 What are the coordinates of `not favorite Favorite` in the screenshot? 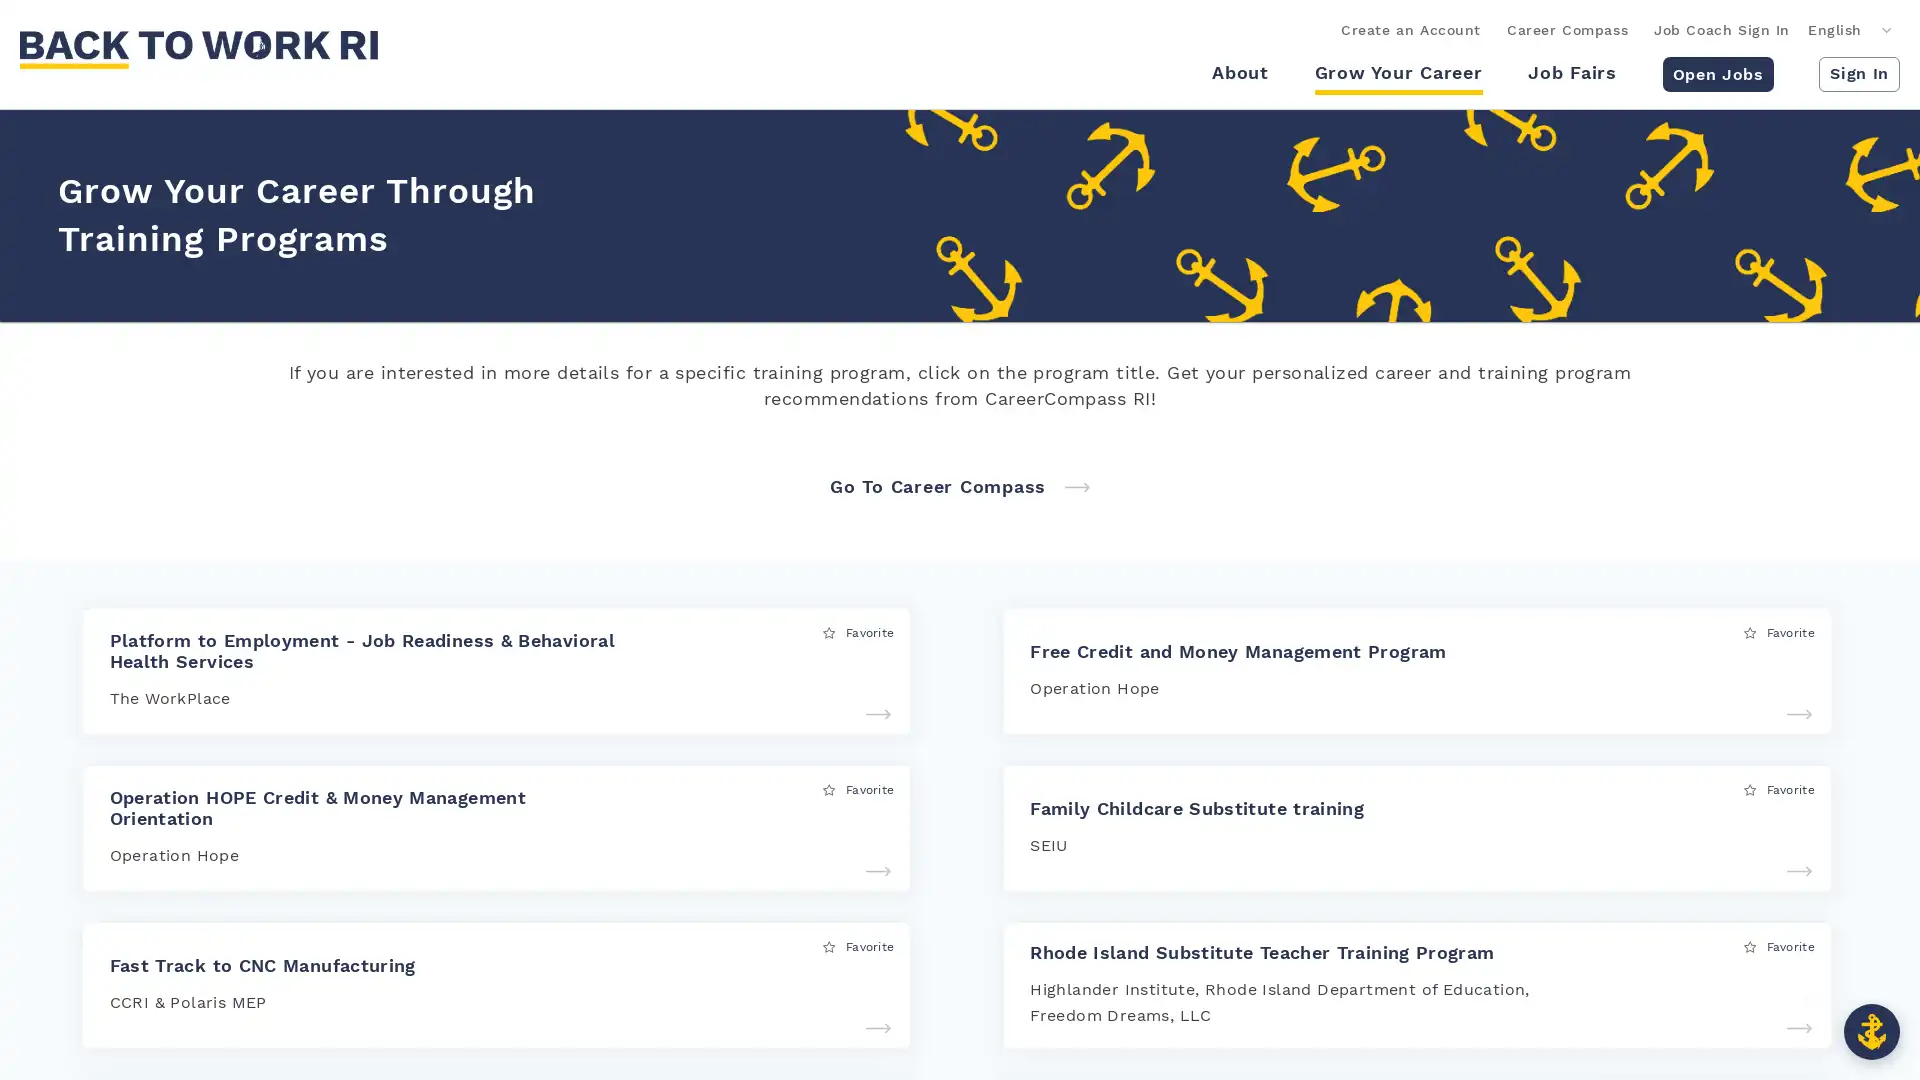 It's located at (1779, 945).